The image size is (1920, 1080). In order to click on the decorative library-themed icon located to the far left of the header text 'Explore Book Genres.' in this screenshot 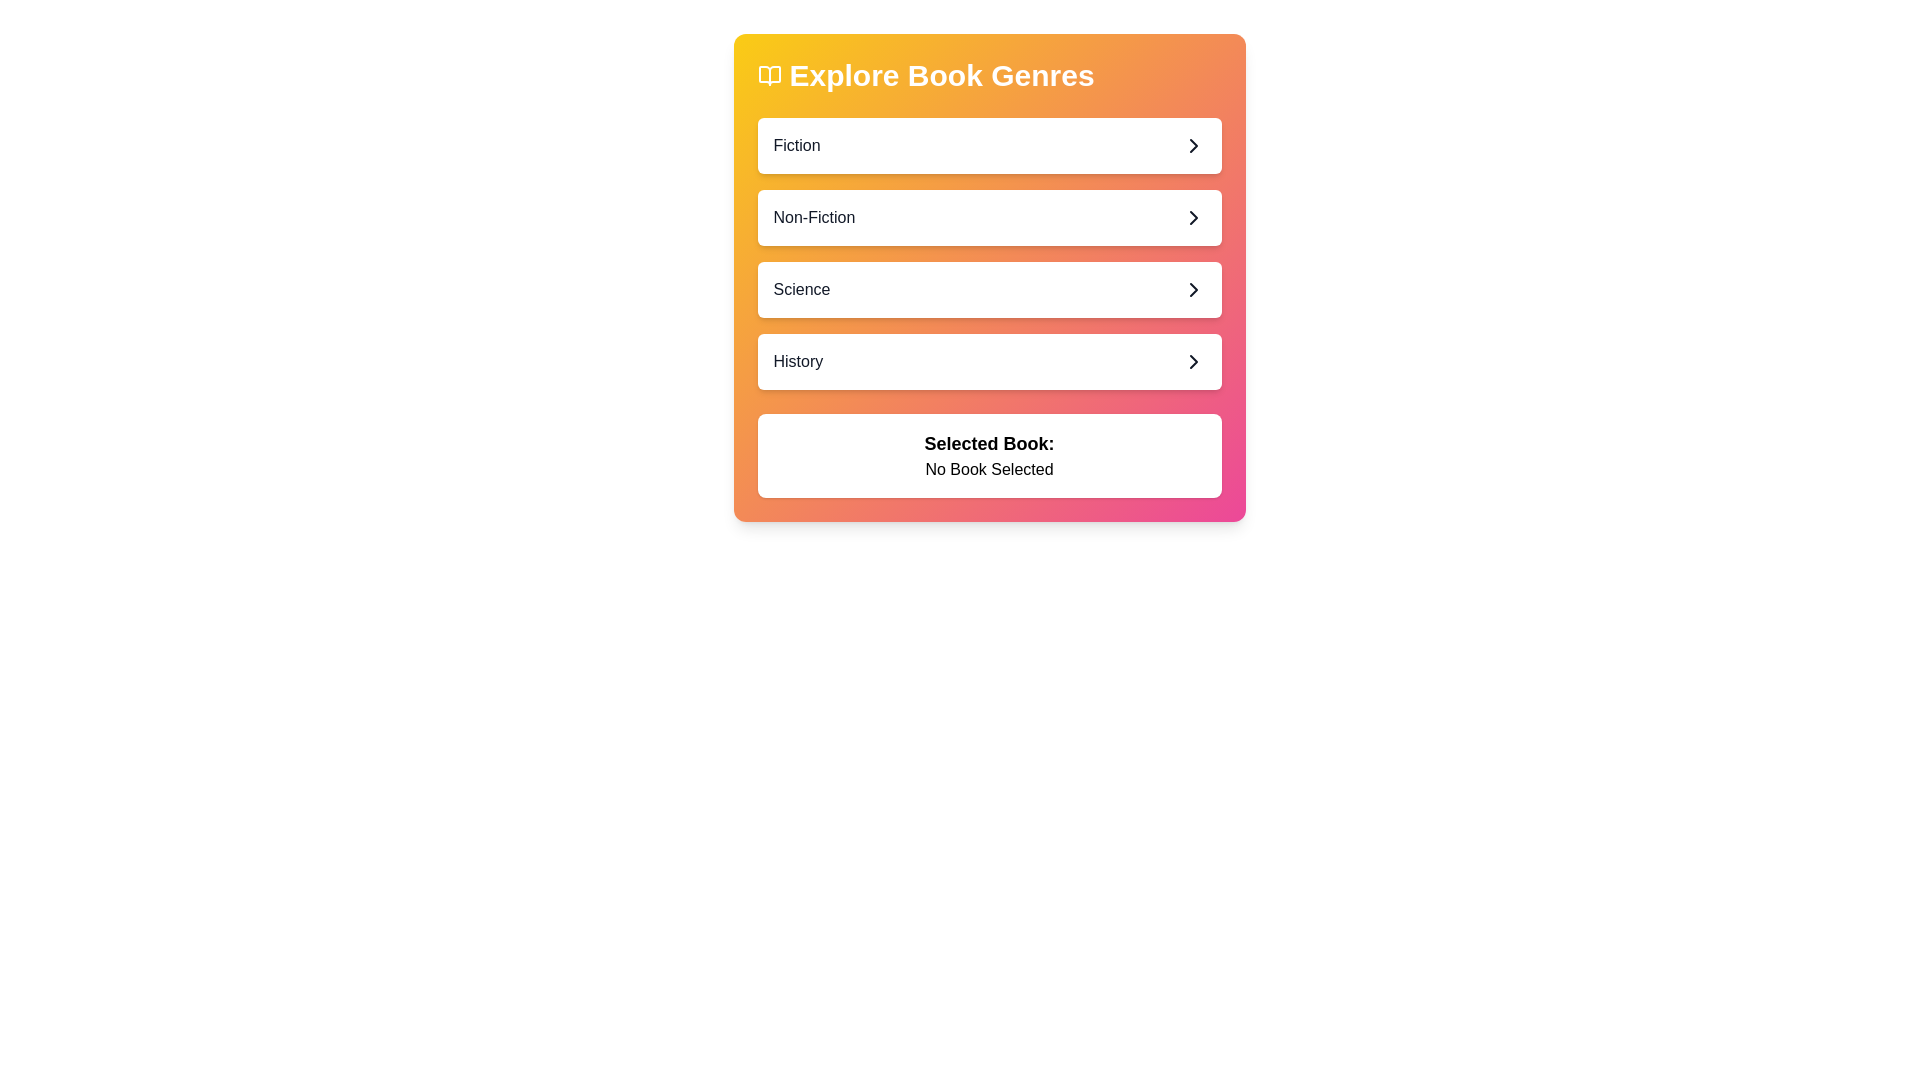, I will do `click(768, 75)`.